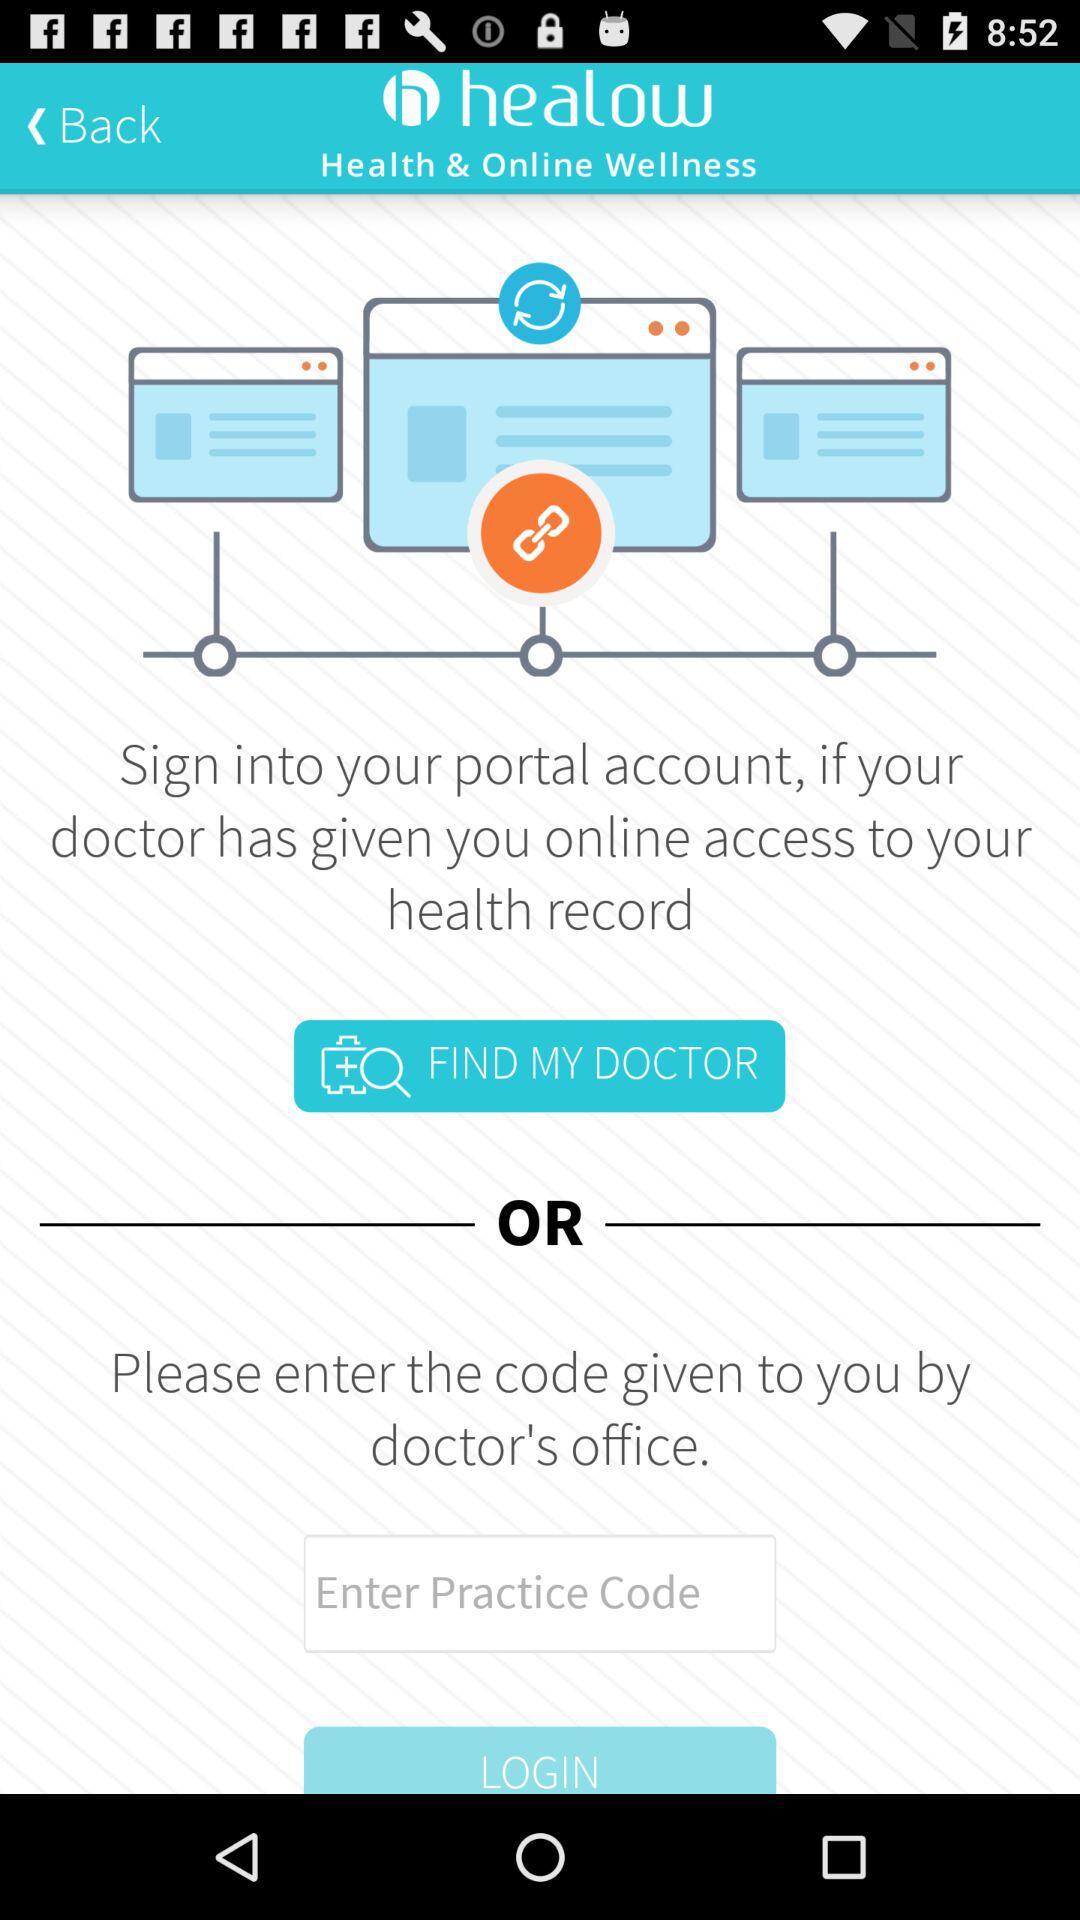 The height and width of the screenshot is (1920, 1080). I want to click on icon above the login item, so click(540, 1592).